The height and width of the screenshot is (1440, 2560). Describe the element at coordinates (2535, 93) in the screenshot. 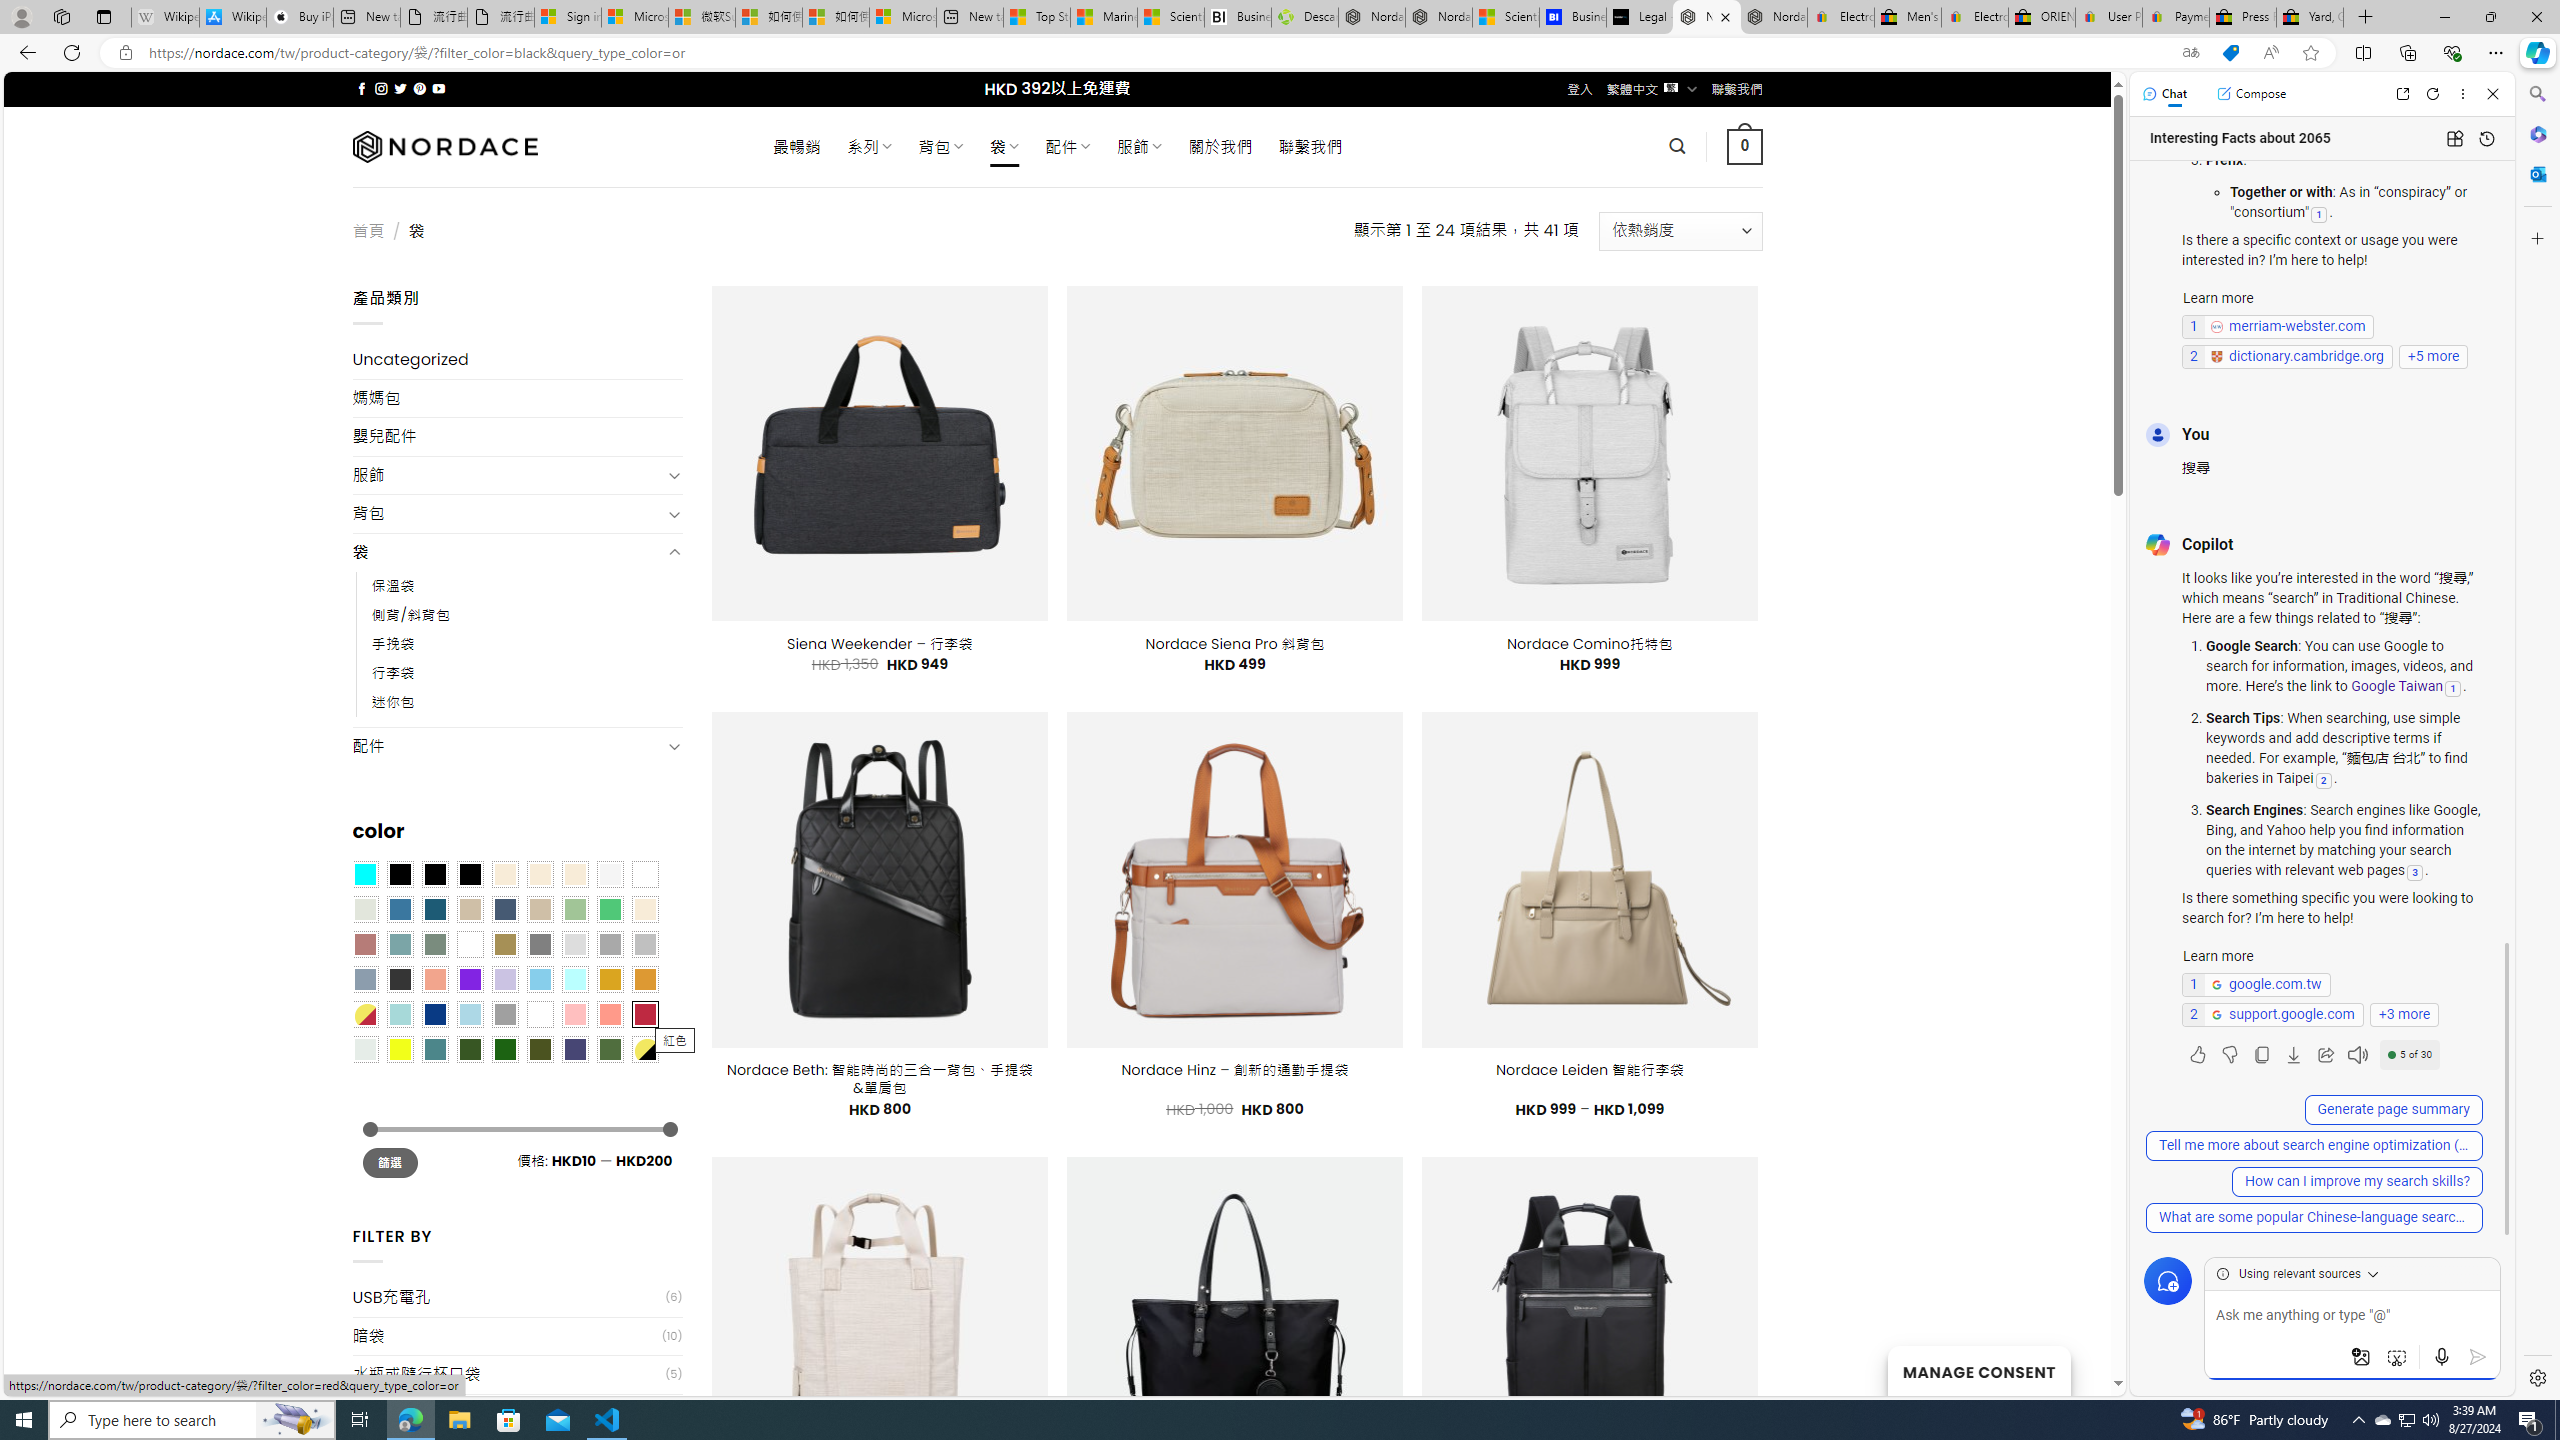

I see `'Minimize Search pane'` at that location.